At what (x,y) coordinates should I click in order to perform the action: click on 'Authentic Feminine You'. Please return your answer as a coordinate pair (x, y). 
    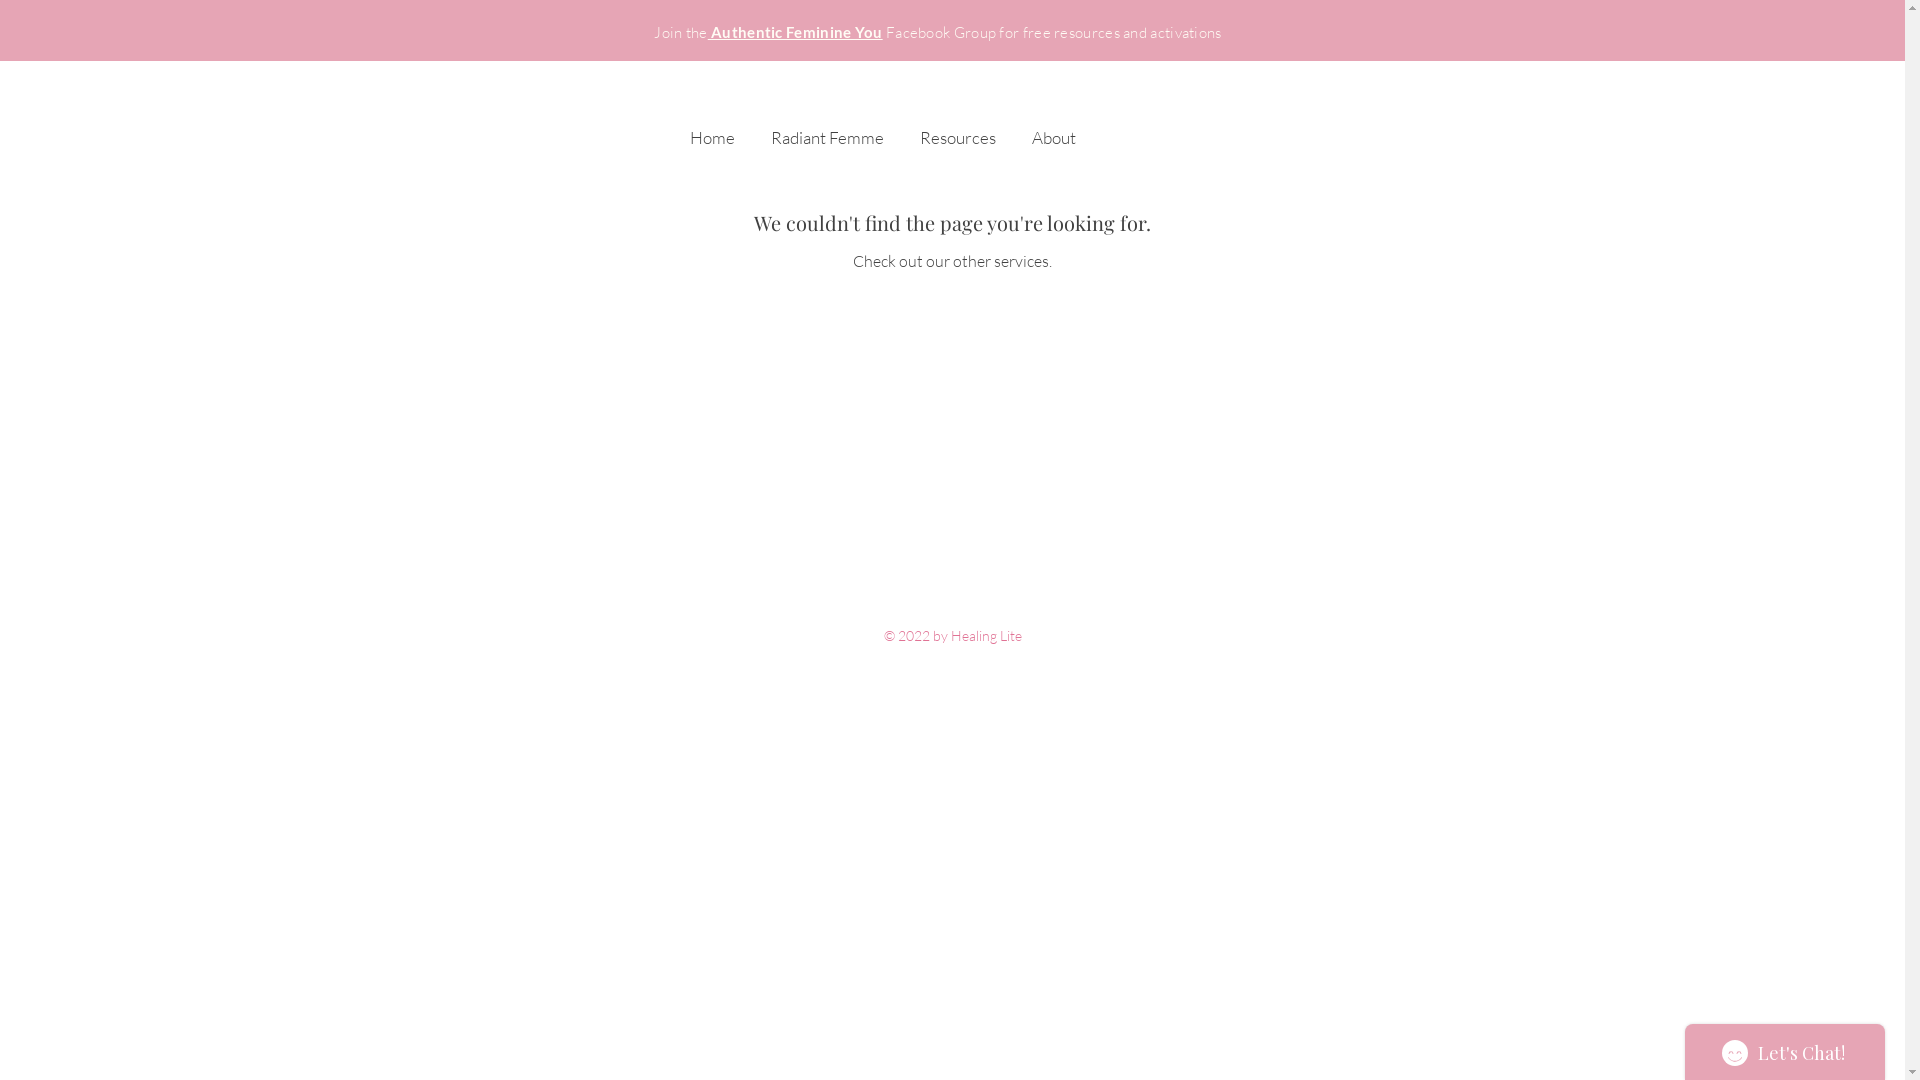
    Looking at the image, I should click on (794, 32).